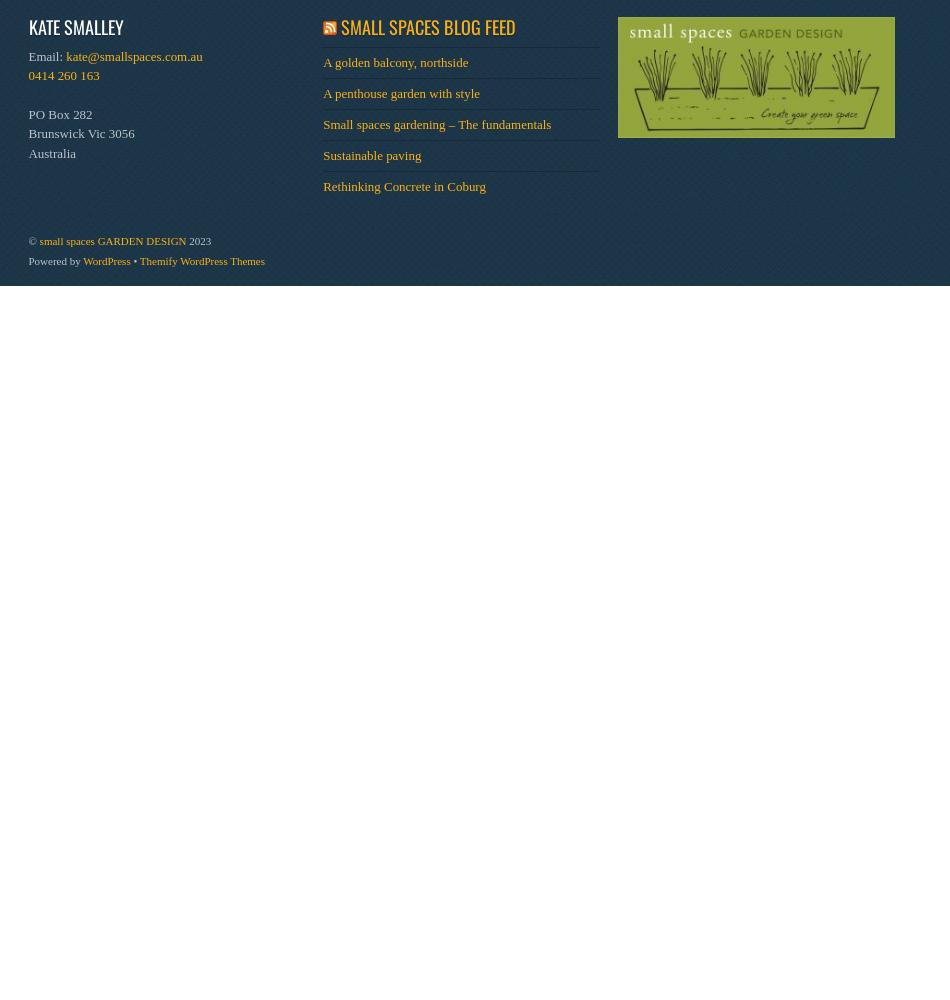 The width and height of the screenshot is (950, 1000). What do you see at coordinates (63, 74) in the screenshot?
I see `'0414 260 163'` at bounding box center [63, 74].